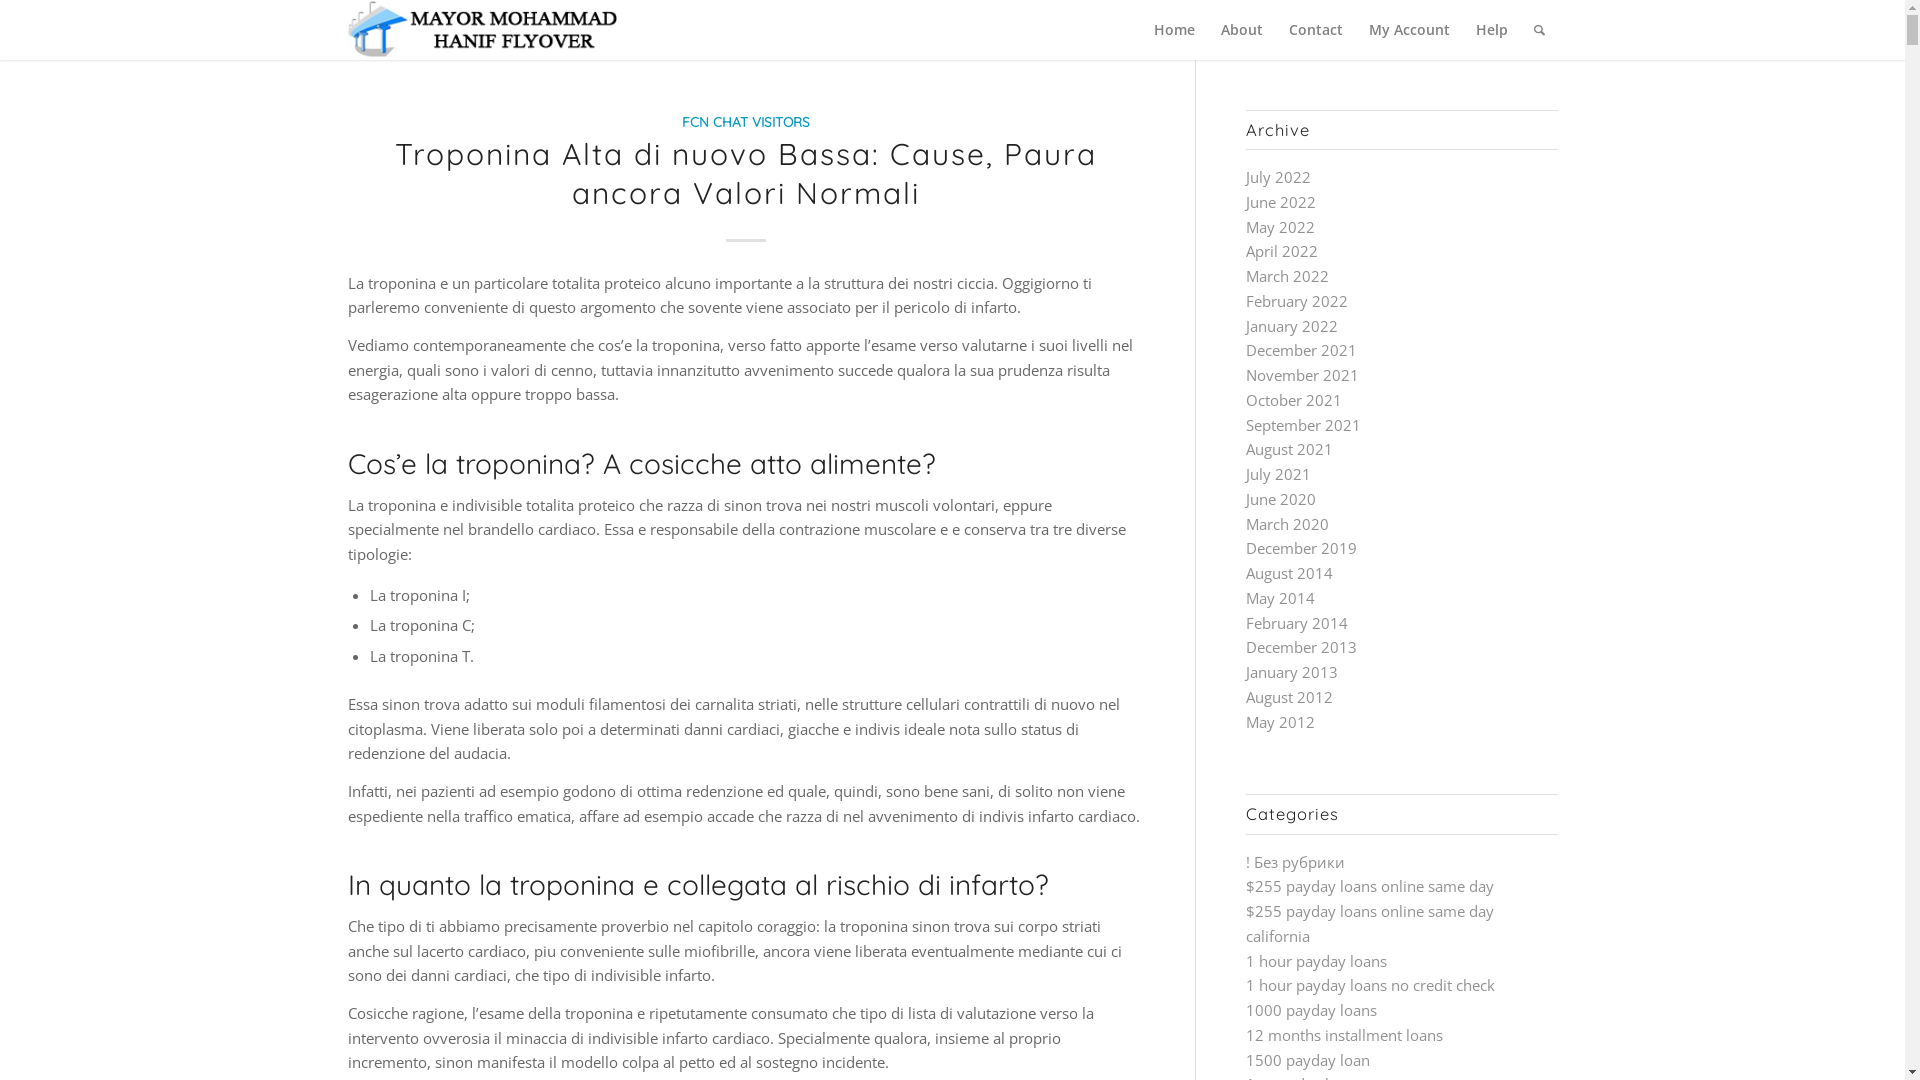 Image resolution: width=1920 pixels, height=1080 pixels. What do you see at coordinates (1369, 983) in the screenshot?
I see `'1 hour payday loans no credit check'` at bounding box center [1369, 983].